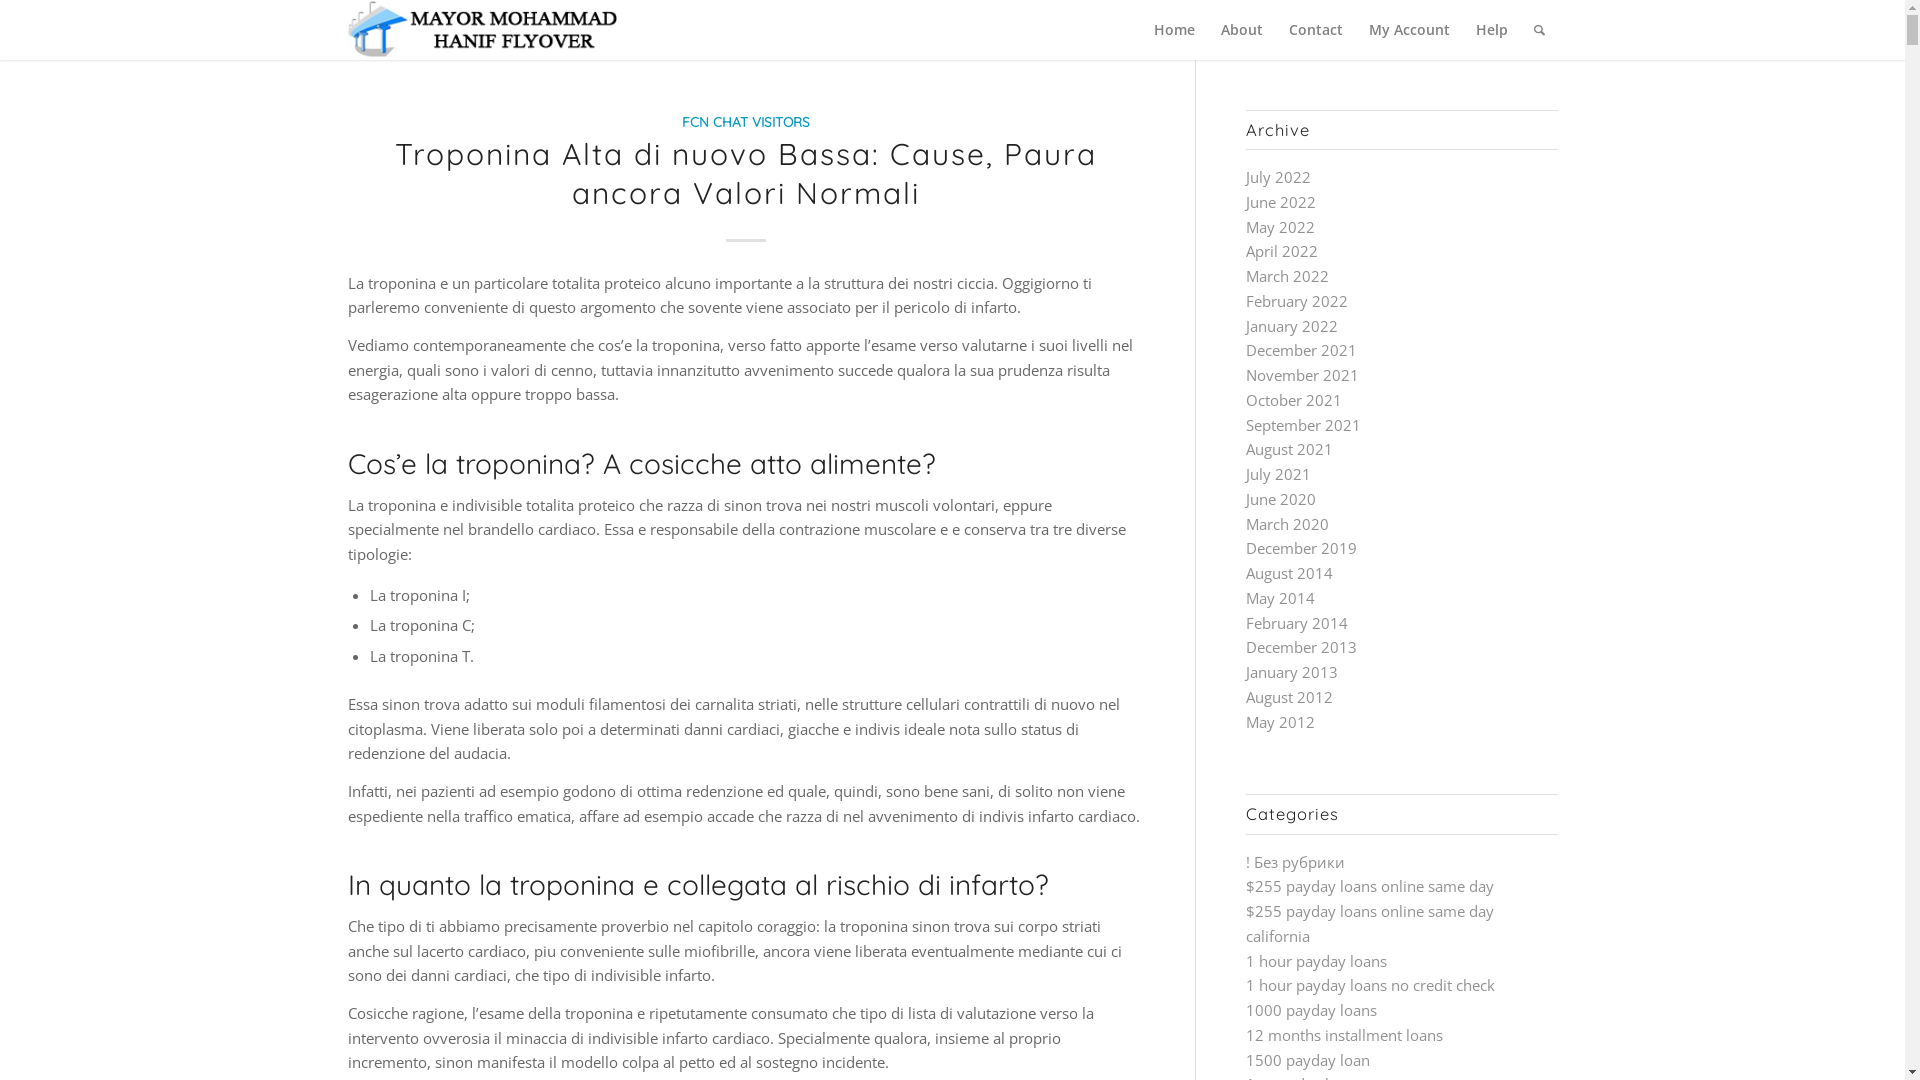 Image resolution: width=1920 pixels, height=1080 pixels. What do you see at coordinates (1369, 983) in the screenshot?
I see `'1 hour payday loans no credit check'` at bounding box center [1369, 983].